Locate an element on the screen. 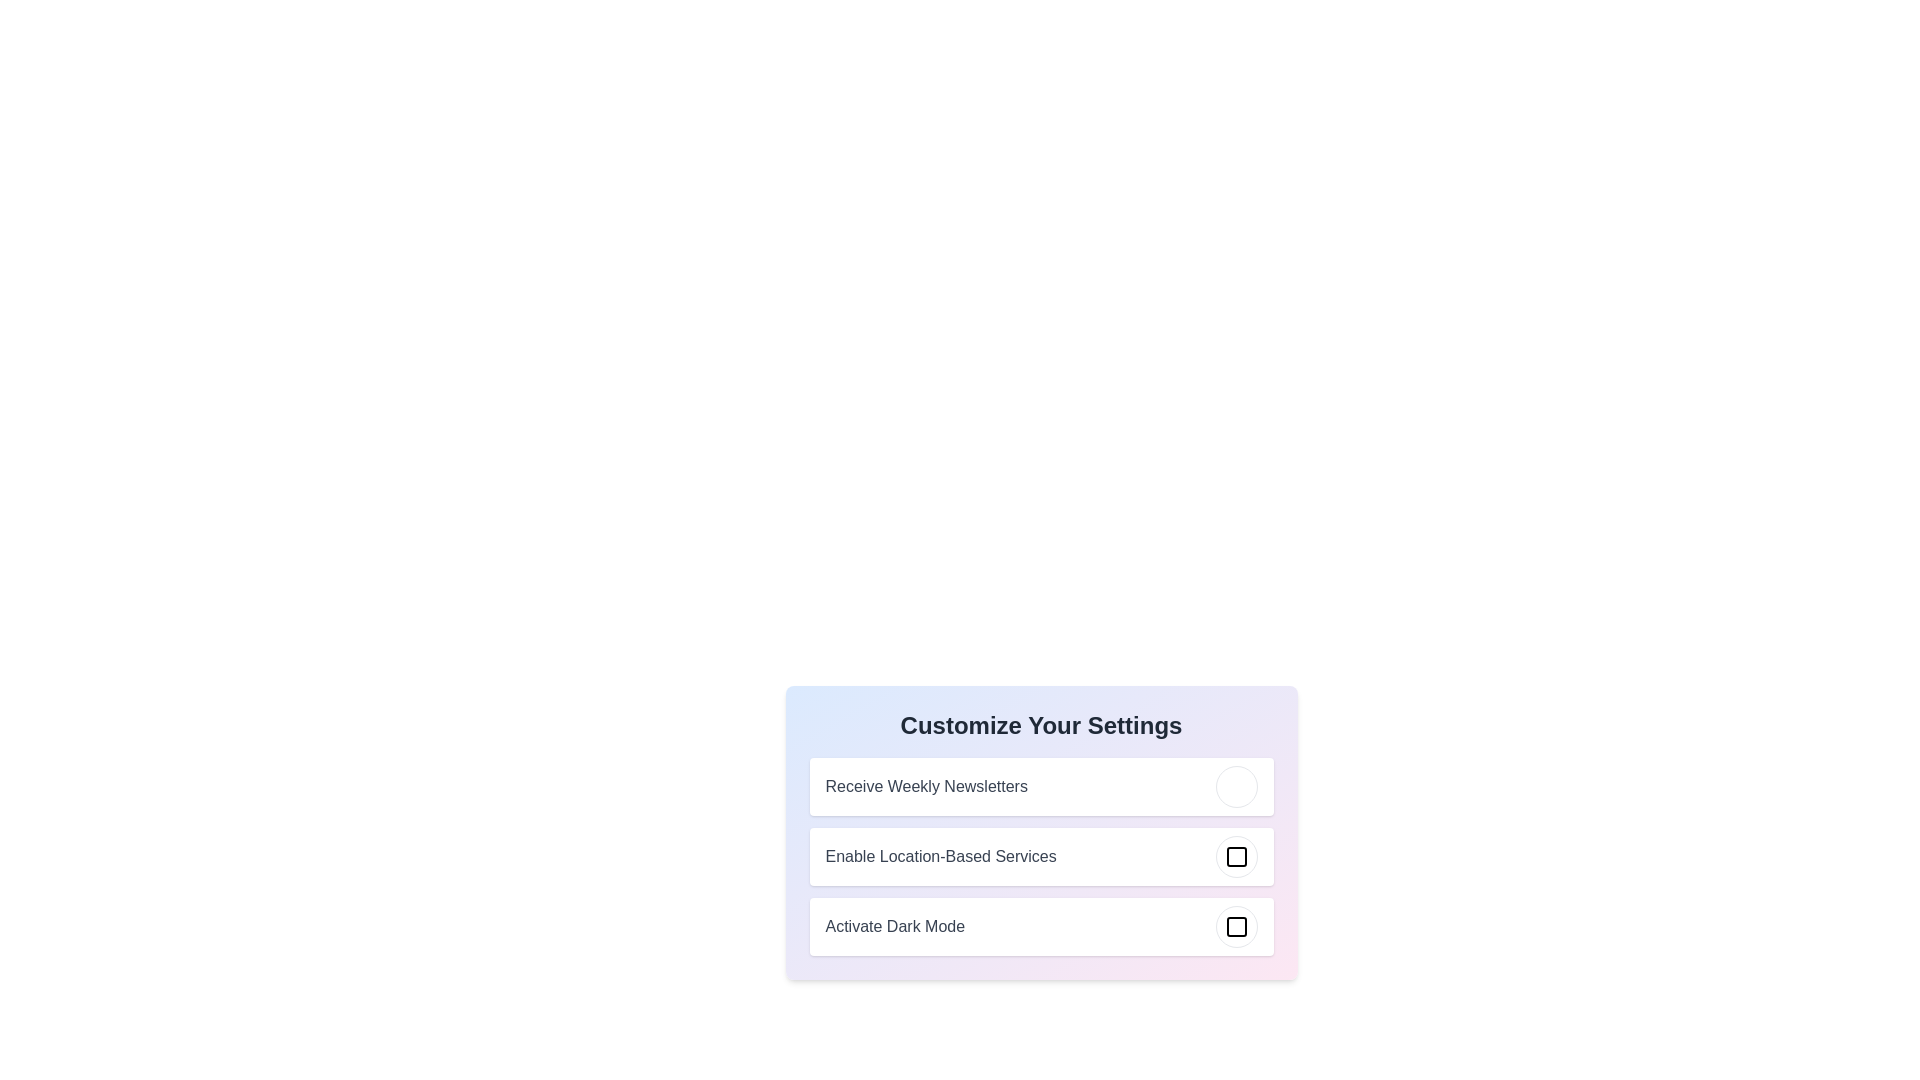 The width and height of the screenshot is (1920, 1080). the Toggle button located in the 'Activate Dark Mode' section, which is a small circular button with a square icon inside is located at coordinates (1235, 926).